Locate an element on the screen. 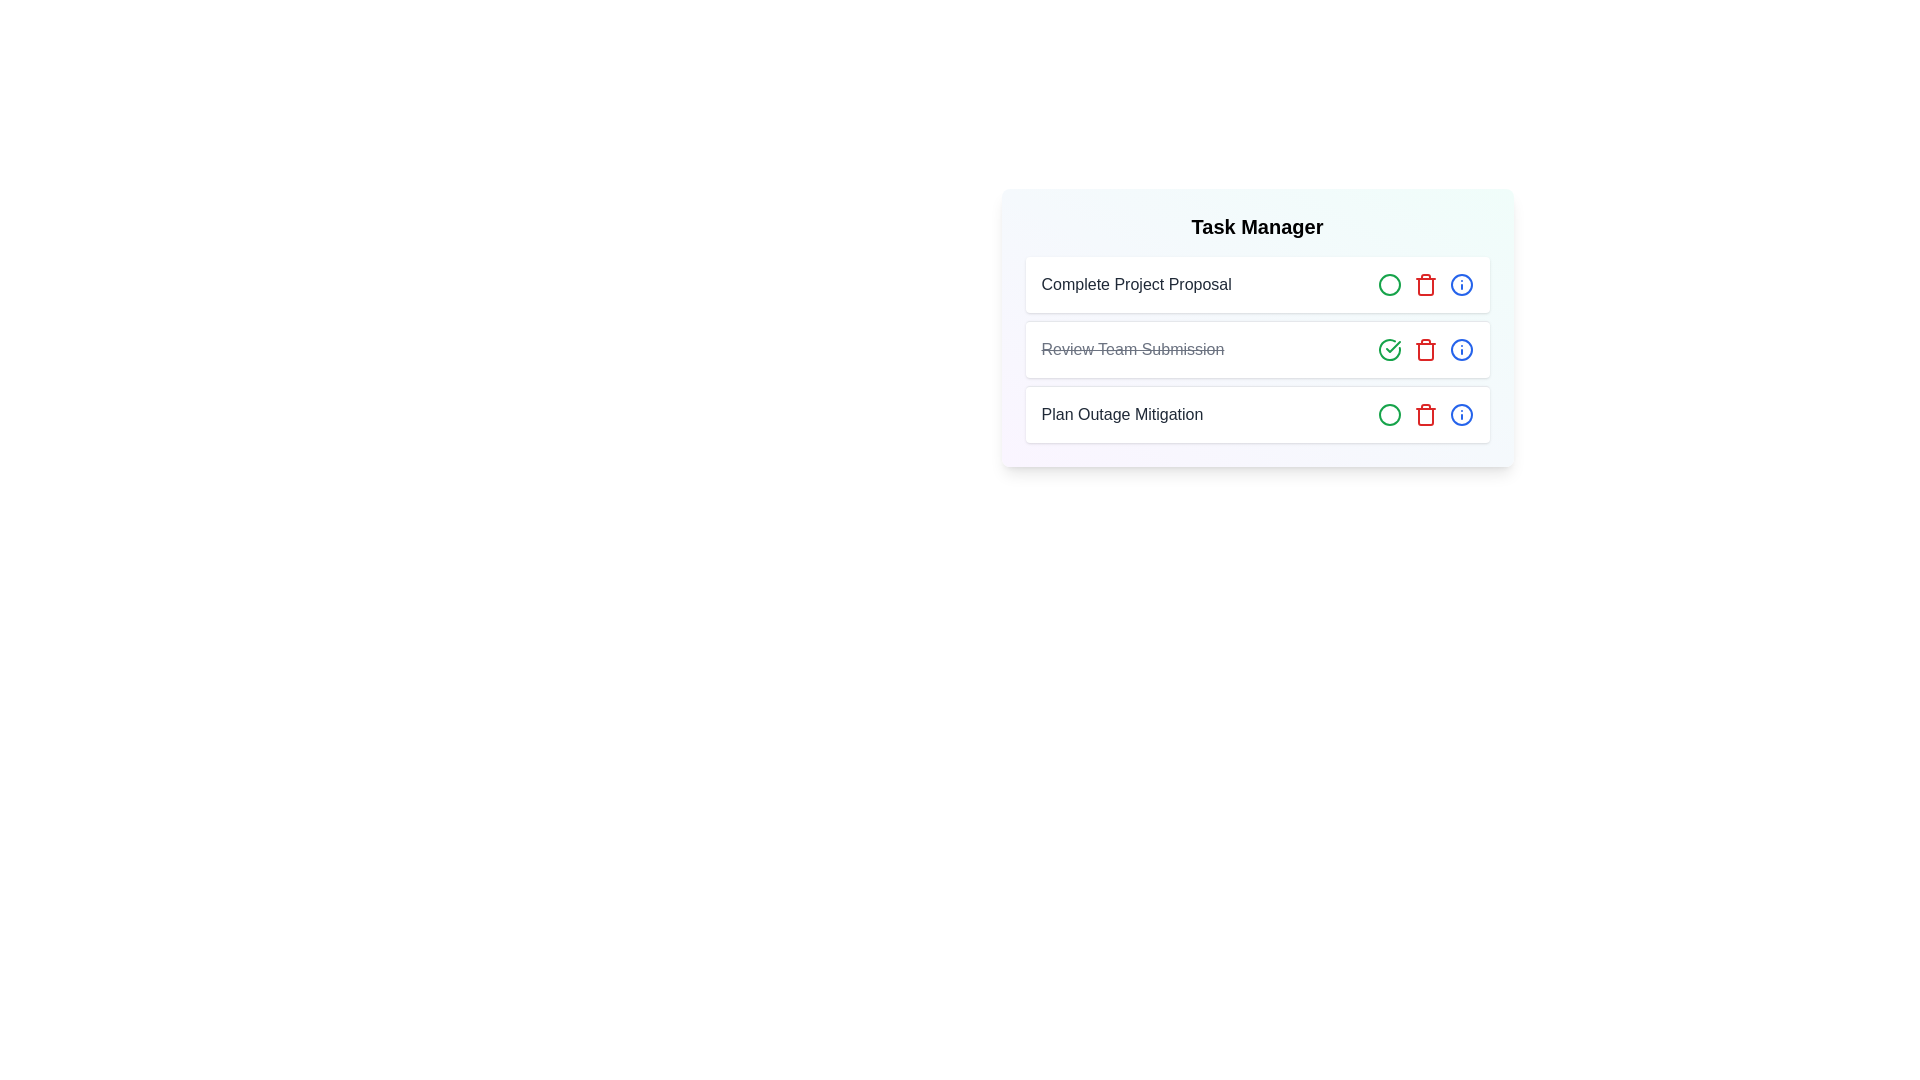 This screenshot has width=1920, height=1080. delete button for the task titled Plan Outage Mitigation is located at coordinates (1424, 414).